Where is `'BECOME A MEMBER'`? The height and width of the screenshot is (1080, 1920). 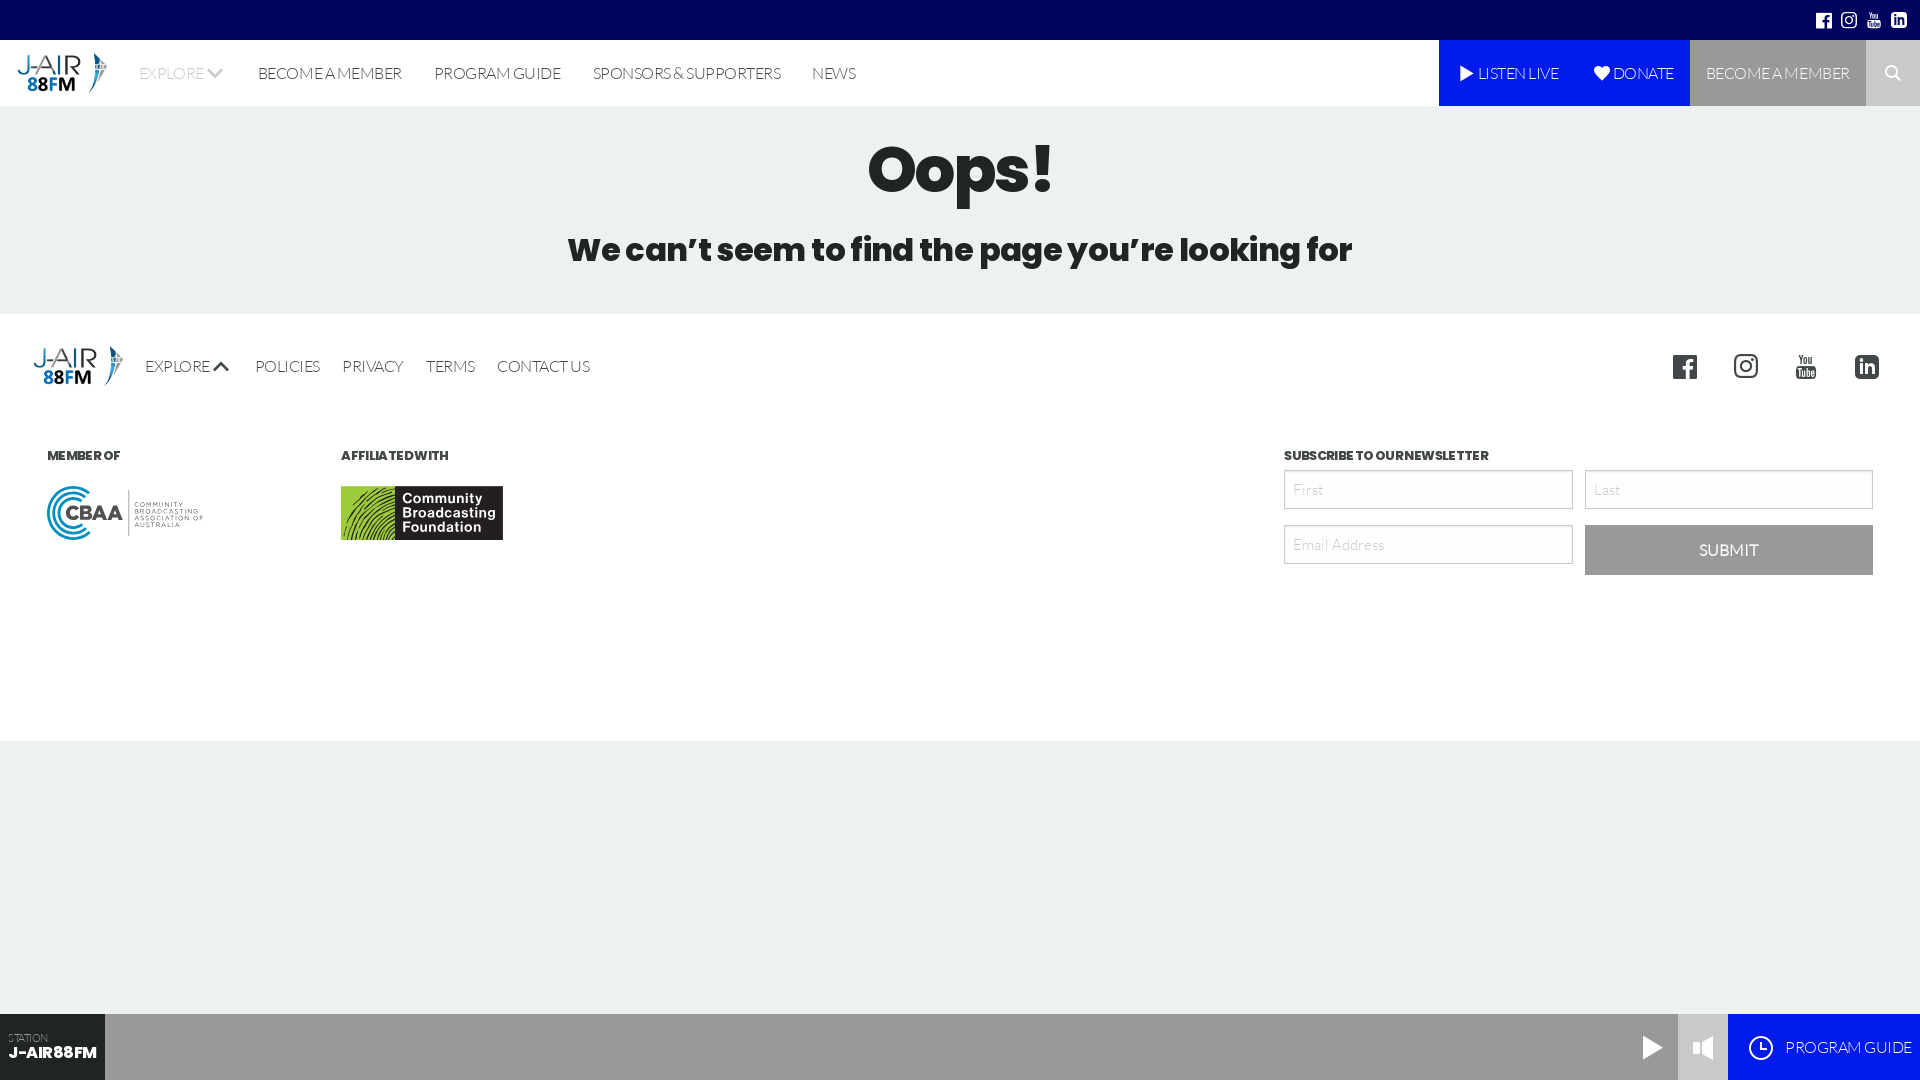 'BECOME A MEMBER' is located at coordinates (240, 72).